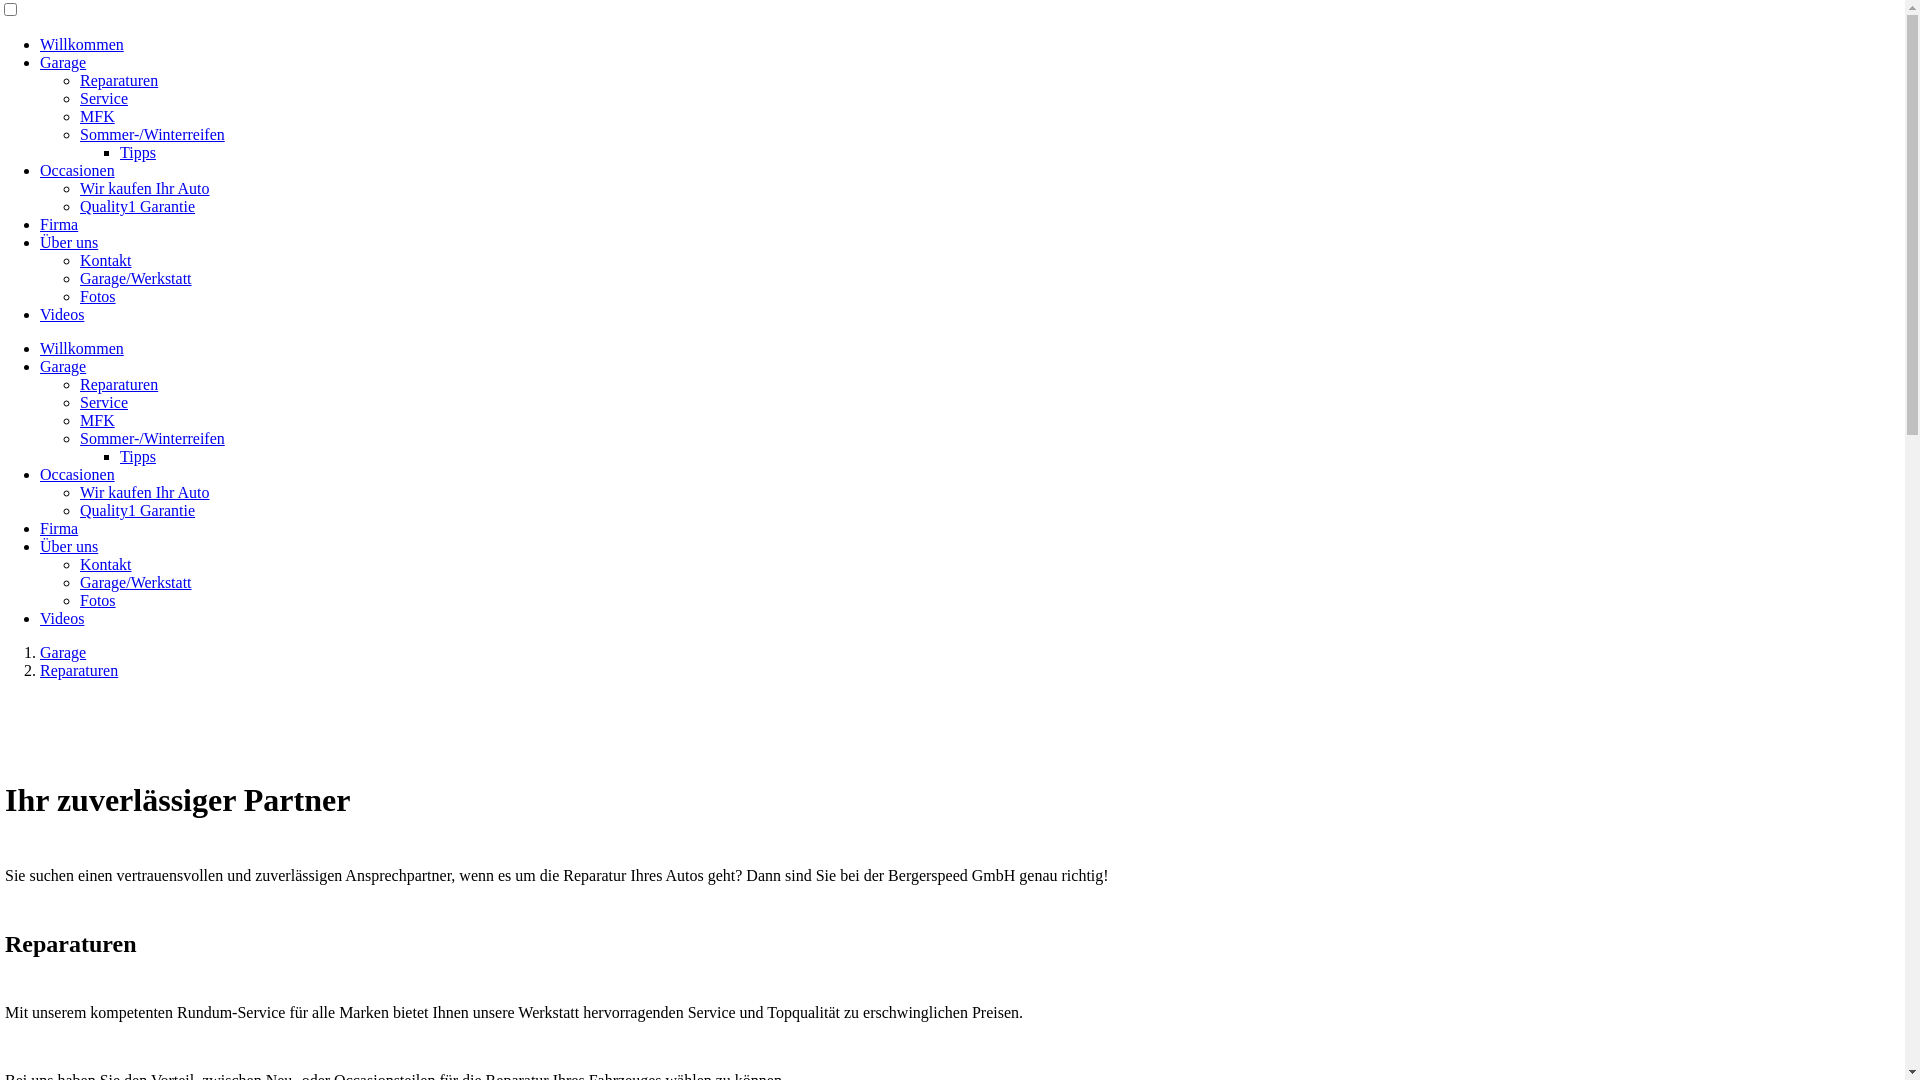 This screenshot has height=1080, width=1920. What do you see at coordinates (118, 384) in the screenshot?
I see `'Reparaturen'` at bounding box center [118, 384].